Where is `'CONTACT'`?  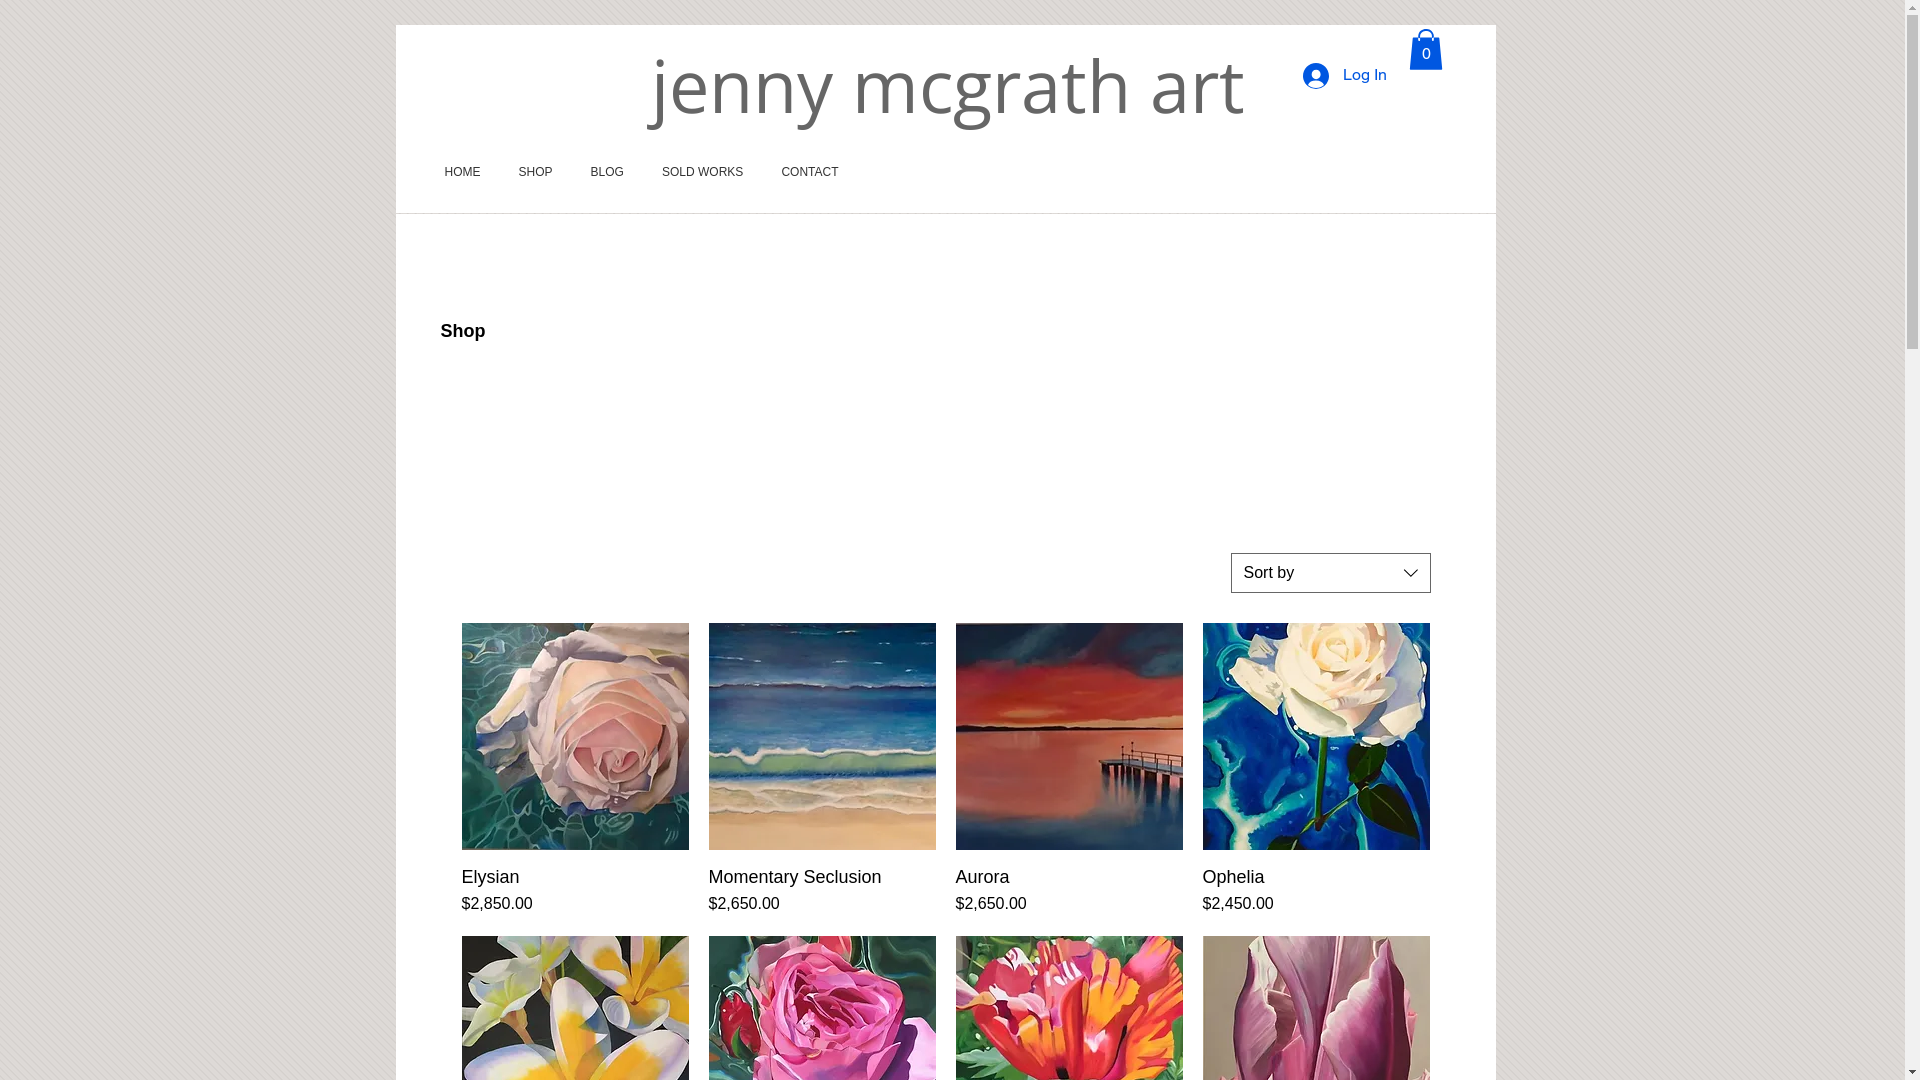 'CONTACT' is located at coordinates (809, 171).